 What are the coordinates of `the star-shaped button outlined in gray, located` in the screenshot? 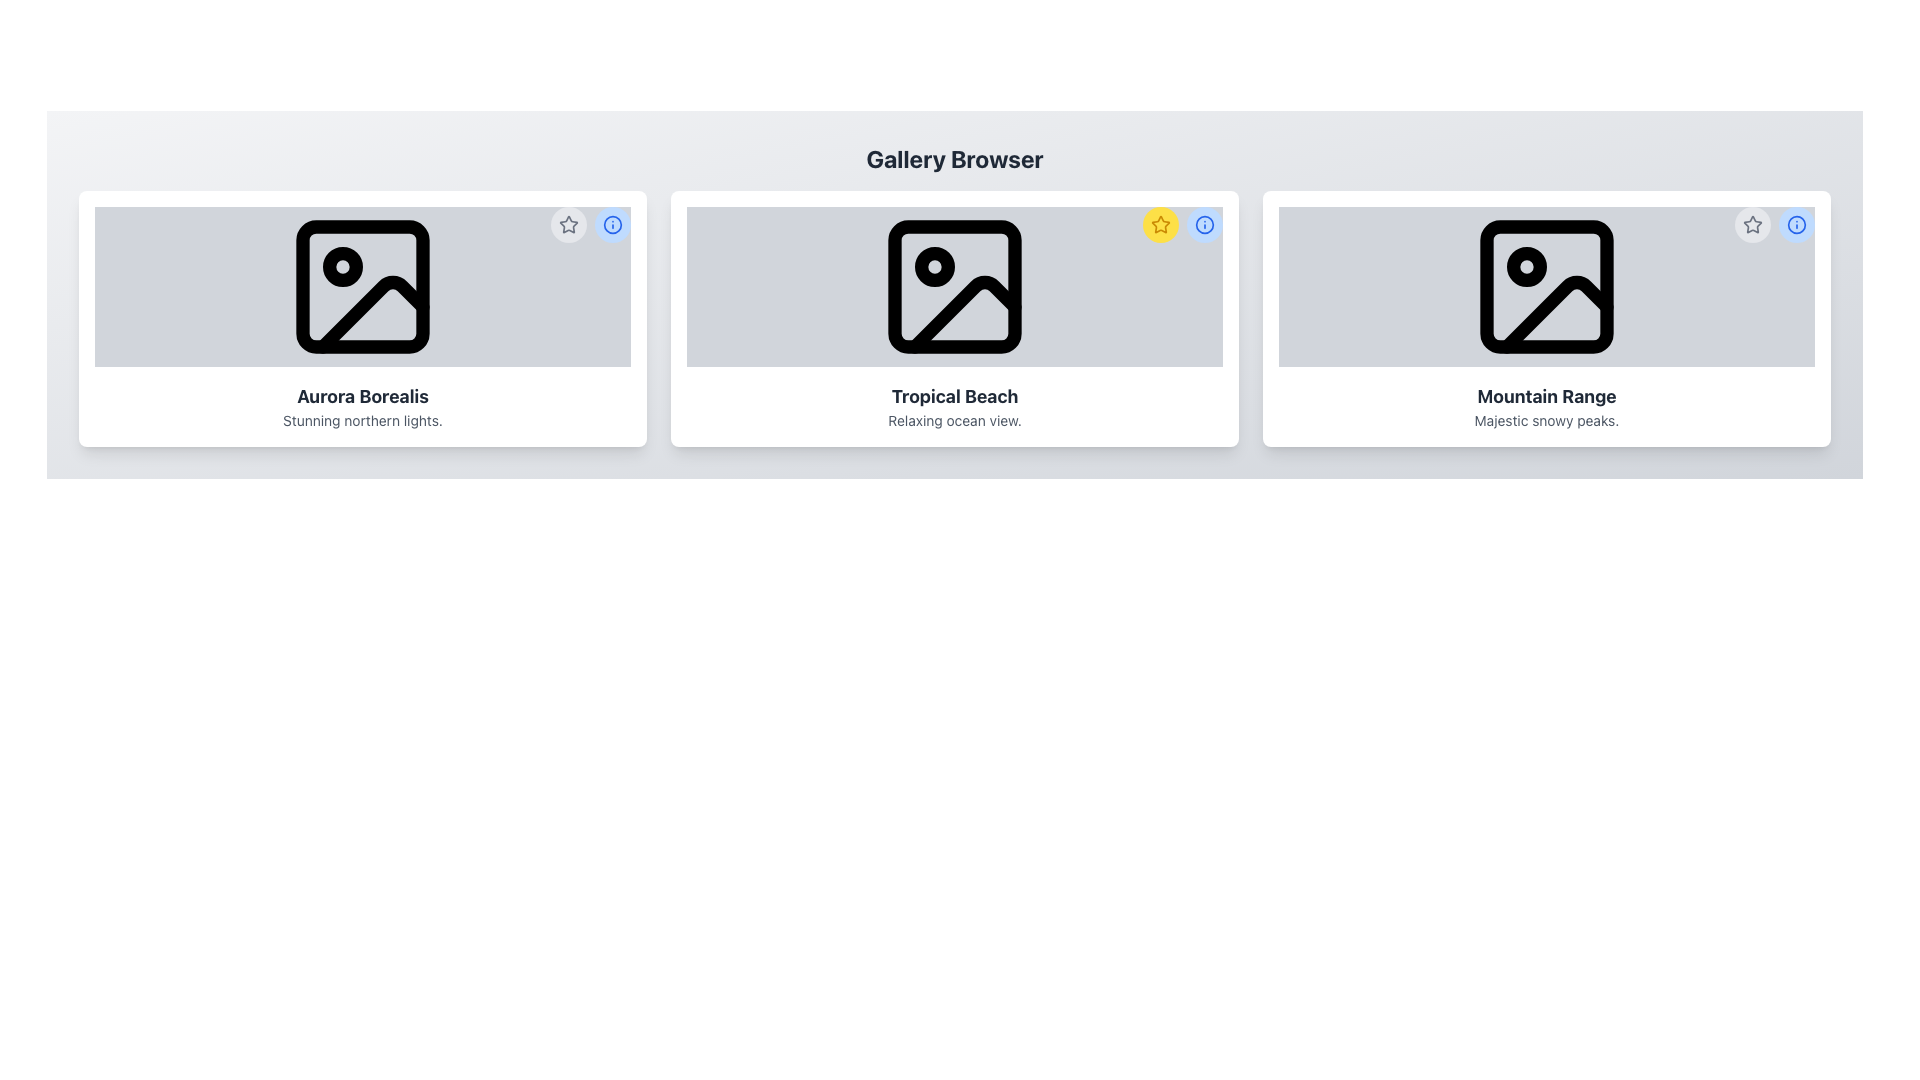 It's located at (568, 224).